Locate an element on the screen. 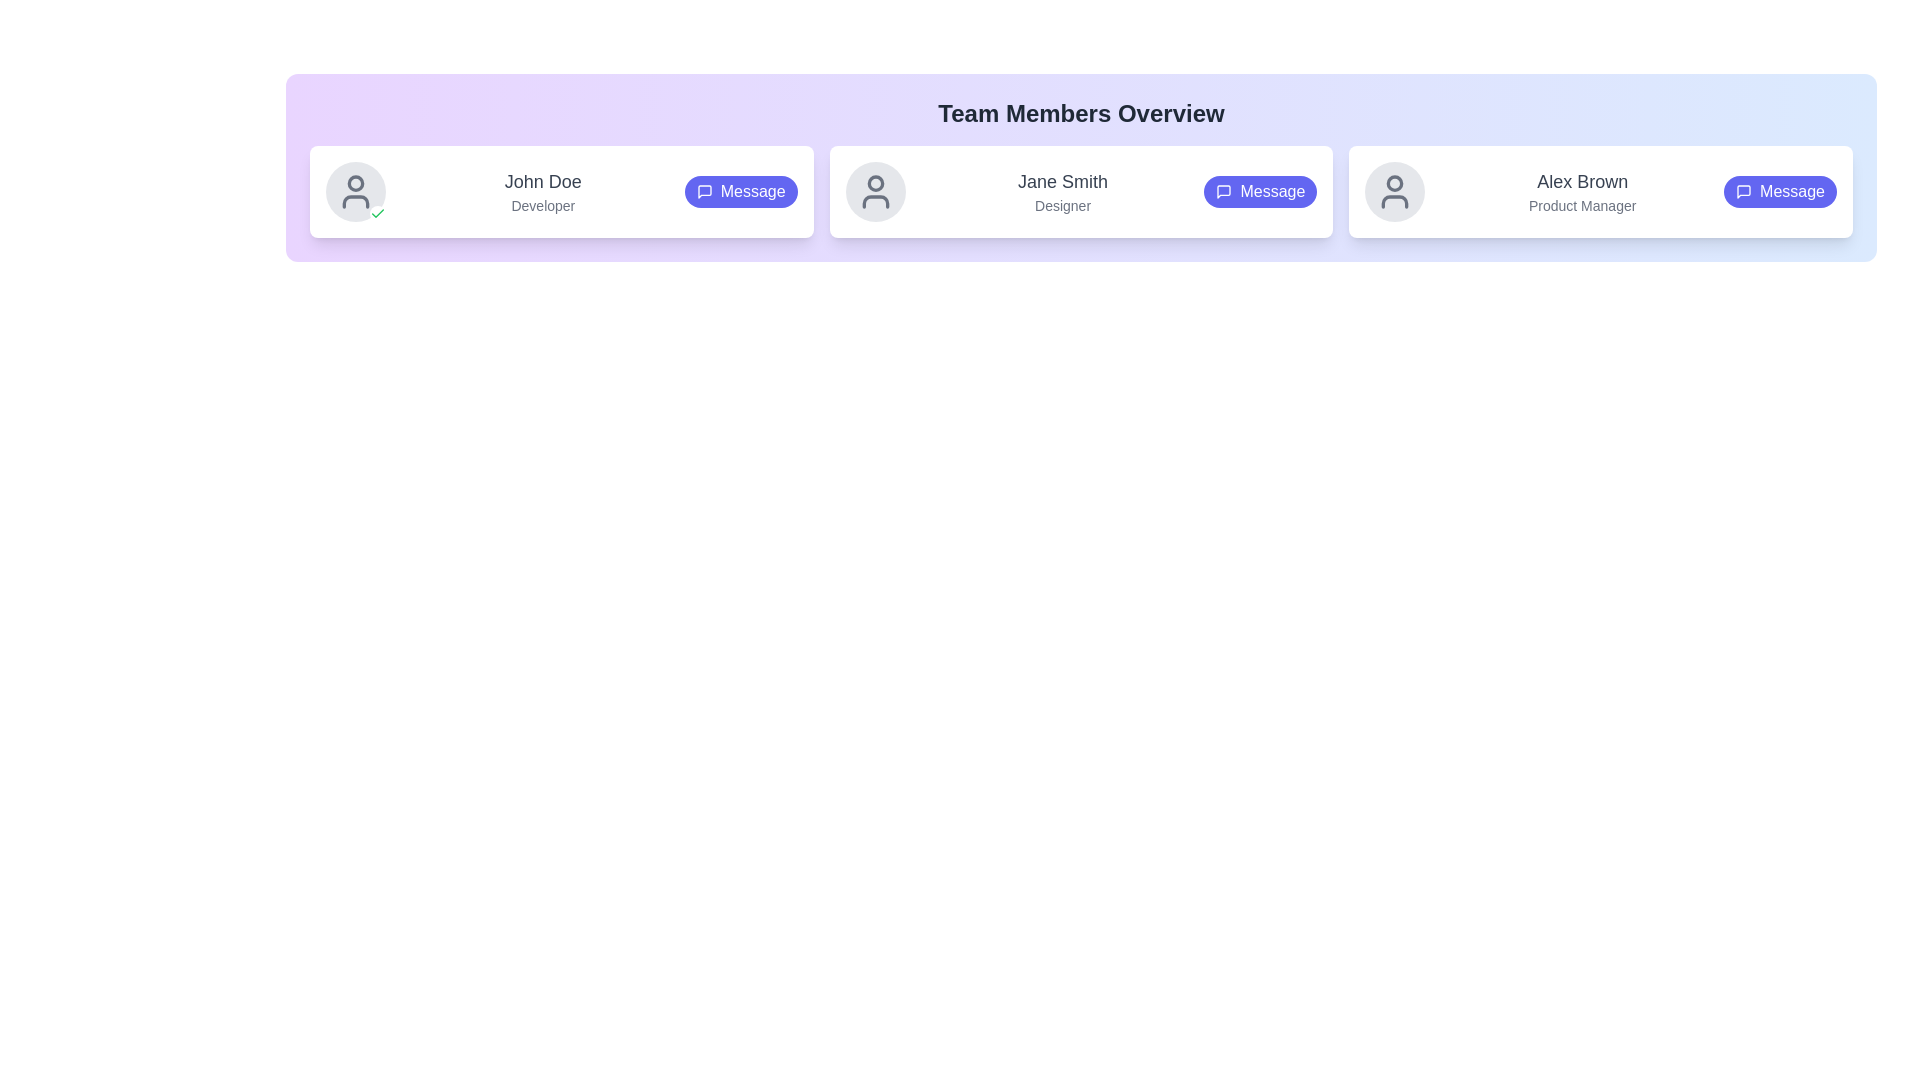 The image size is (1920, 1080). the text label displaying 'Jane Smith' in a larger dark gray font, positioned above the subtitle 'Designer' in the center card of the layout is located at coordinates (1062, 181).